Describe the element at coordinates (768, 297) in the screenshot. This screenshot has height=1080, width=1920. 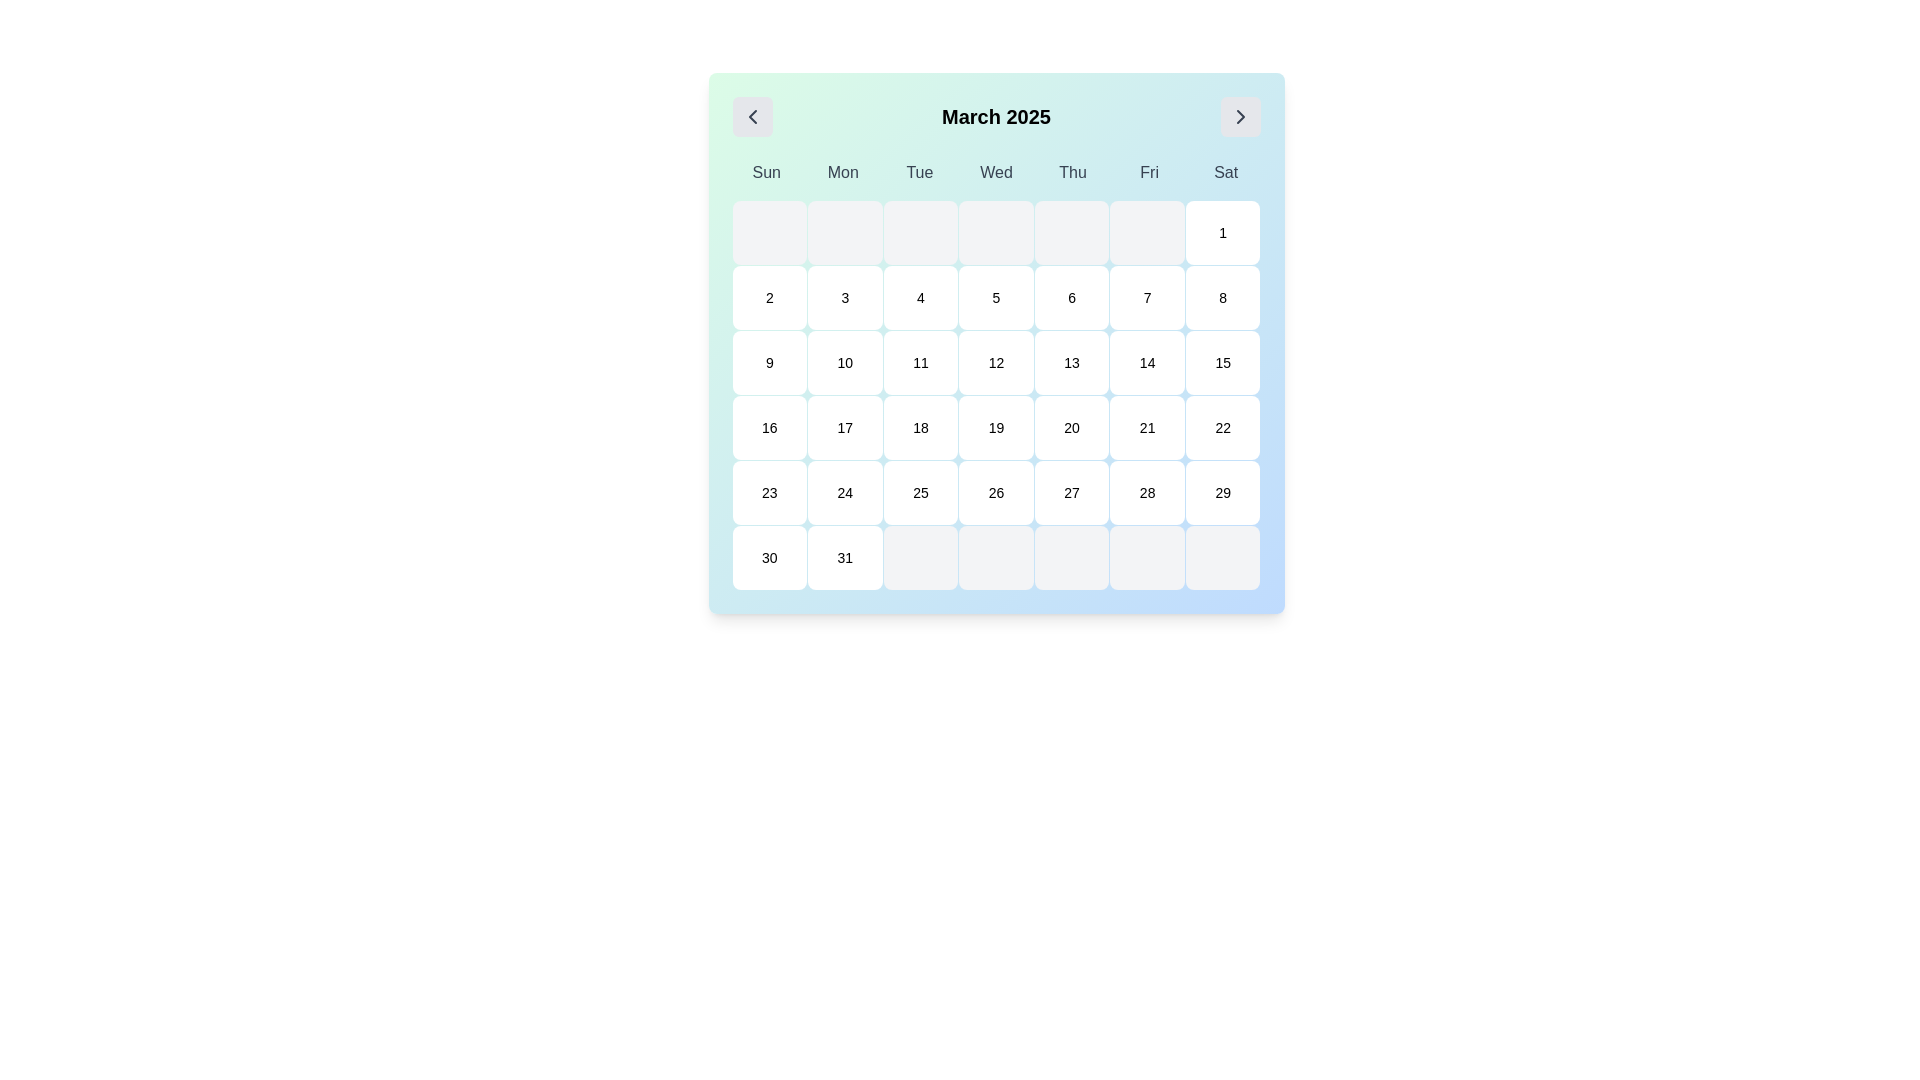
I see `the small square button displaying the number '2' in bold black text, which is located in the second cell of the second row of the calendar grid` at that location.